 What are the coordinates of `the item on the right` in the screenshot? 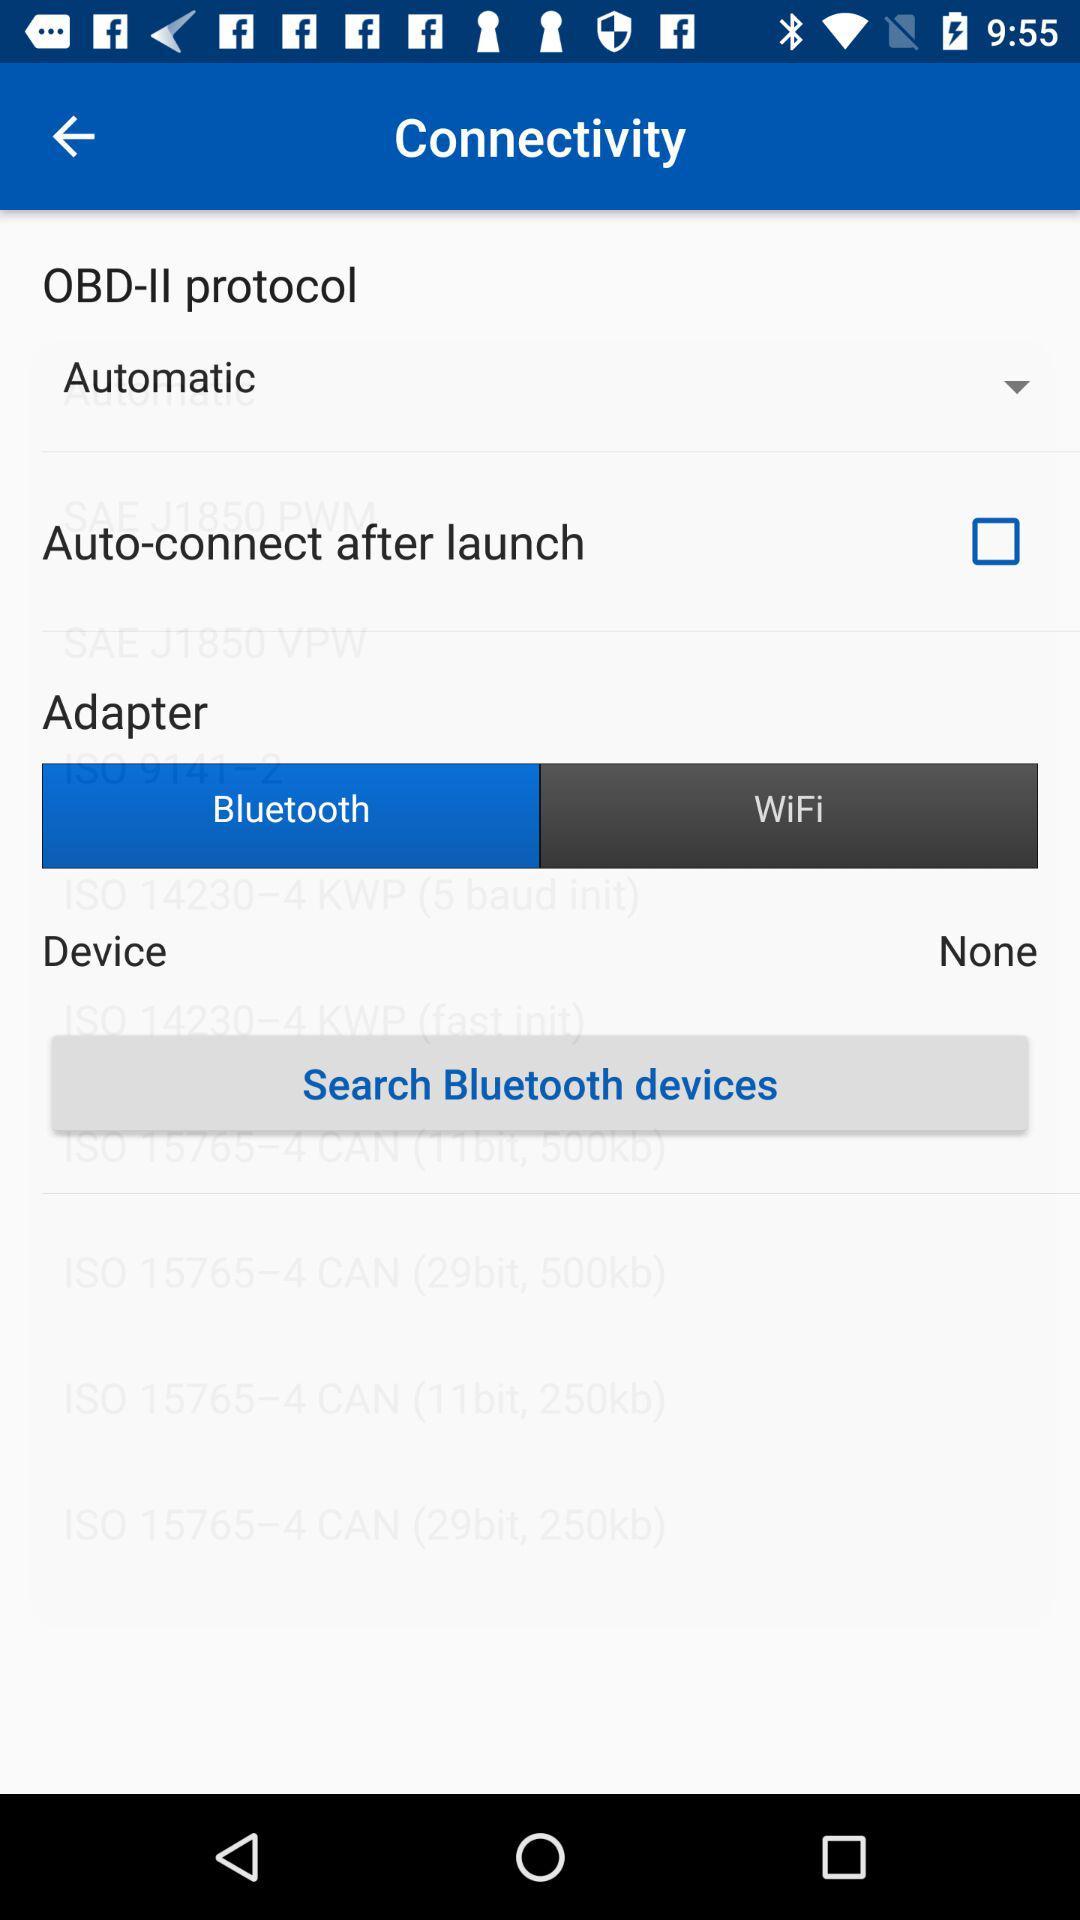 It's located at (788, 816).